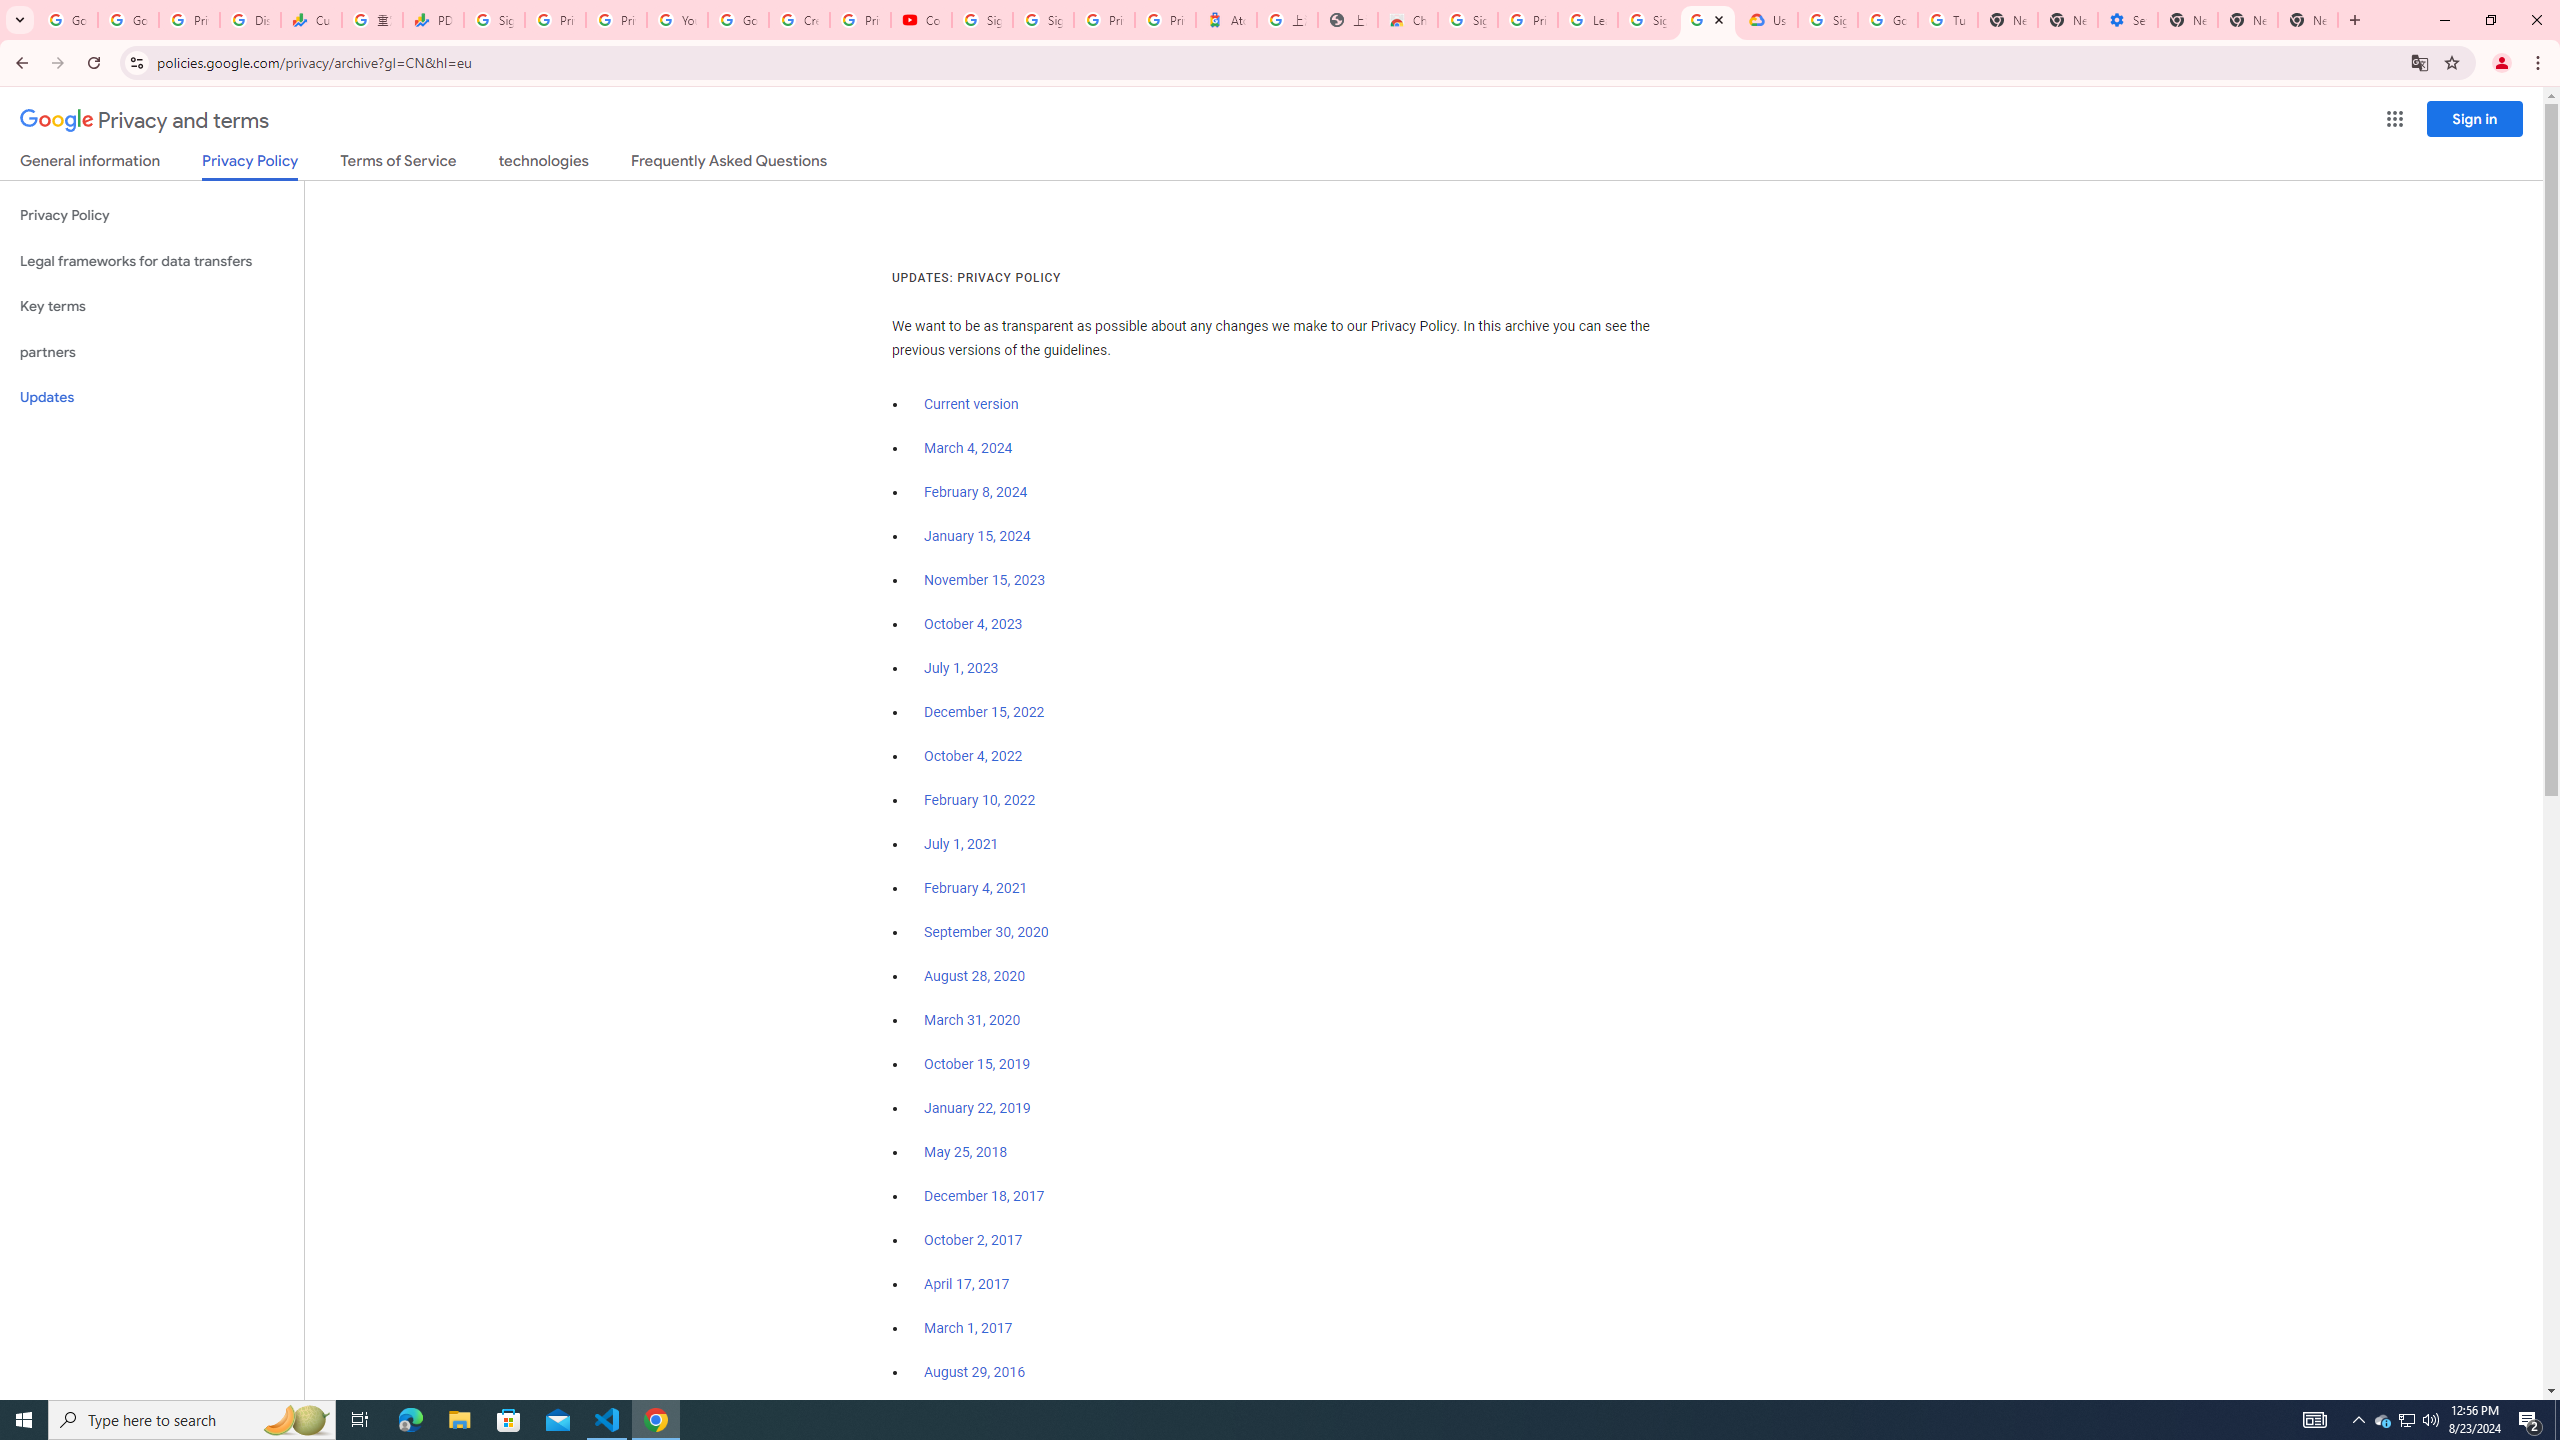 The height and width of the screenshot is (1440, 2560). What do you see at coordinates (310, 19) in the screenshot?
I see `'Currencies - Google Finance'` at bounding box center [310, 19].